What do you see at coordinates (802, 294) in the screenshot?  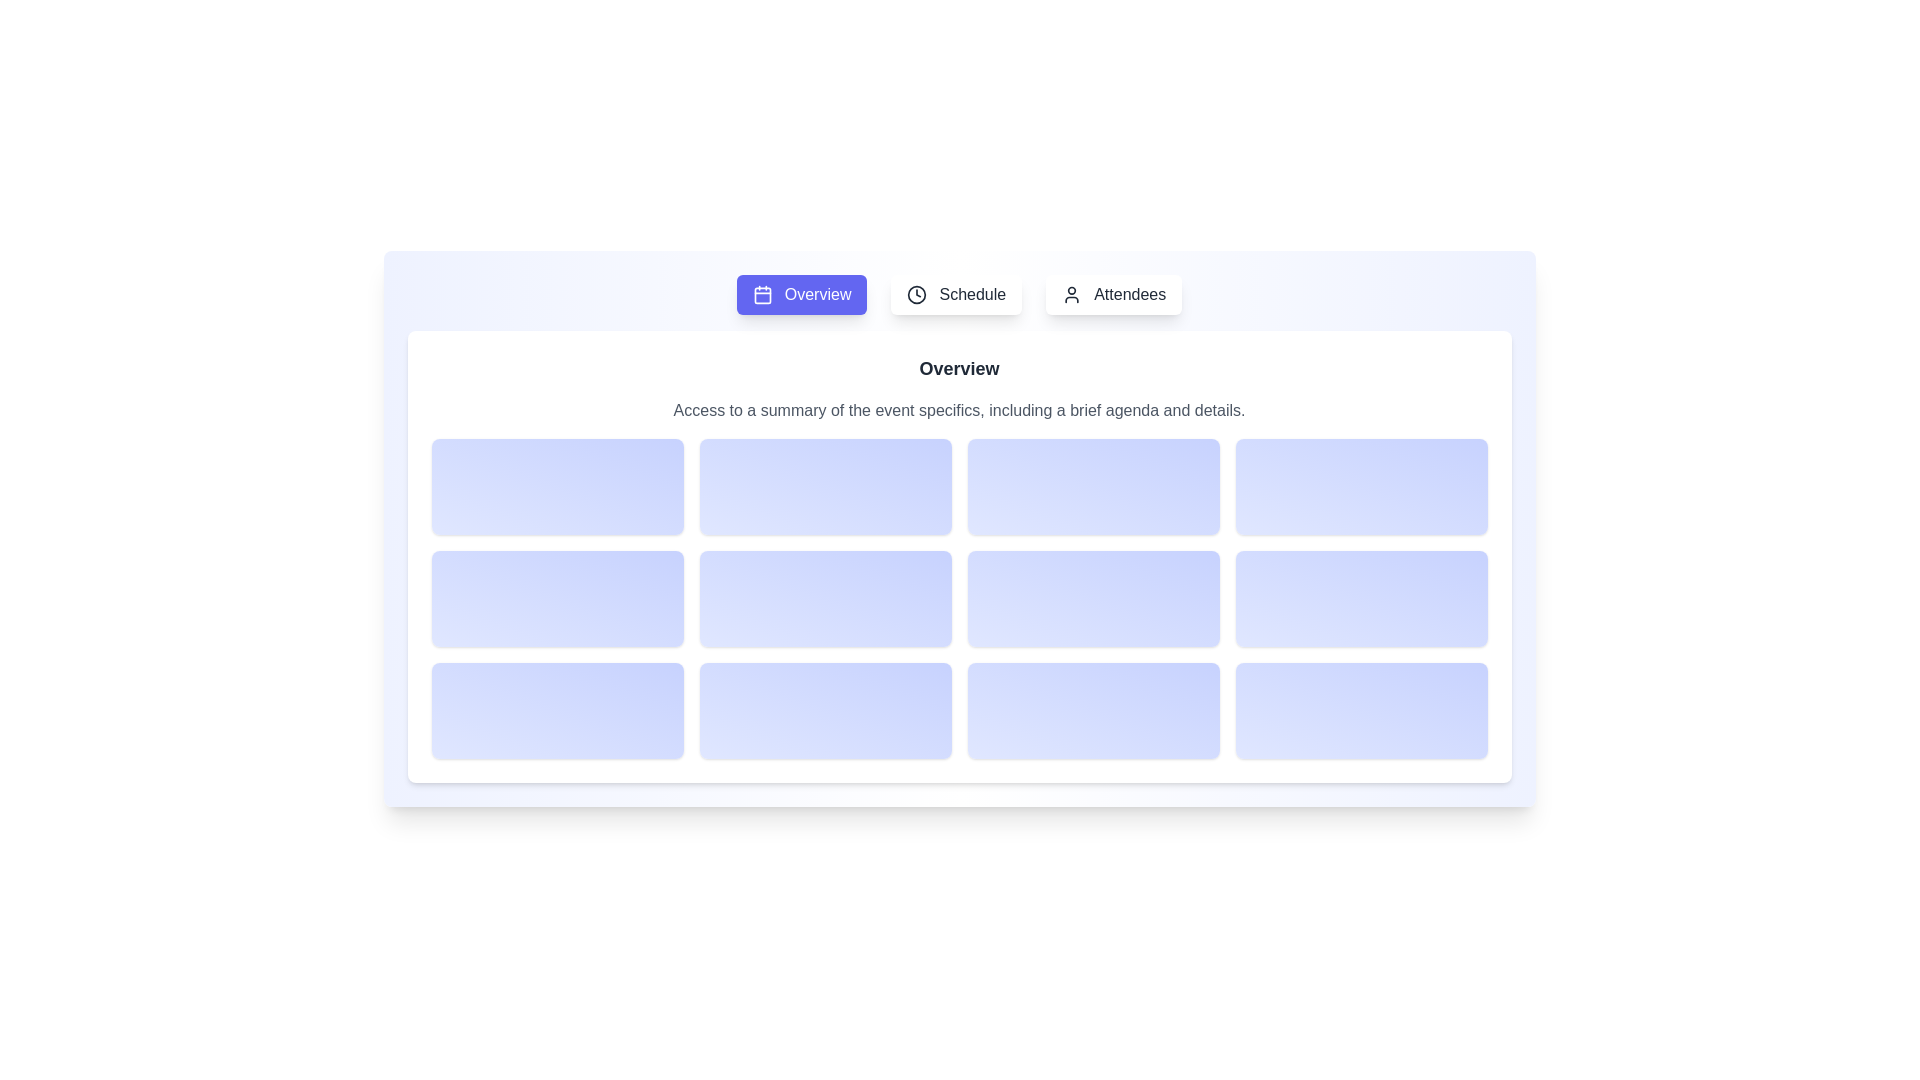 I see `the tab labeled Overview to view its content` at bounding box center [802, 294].